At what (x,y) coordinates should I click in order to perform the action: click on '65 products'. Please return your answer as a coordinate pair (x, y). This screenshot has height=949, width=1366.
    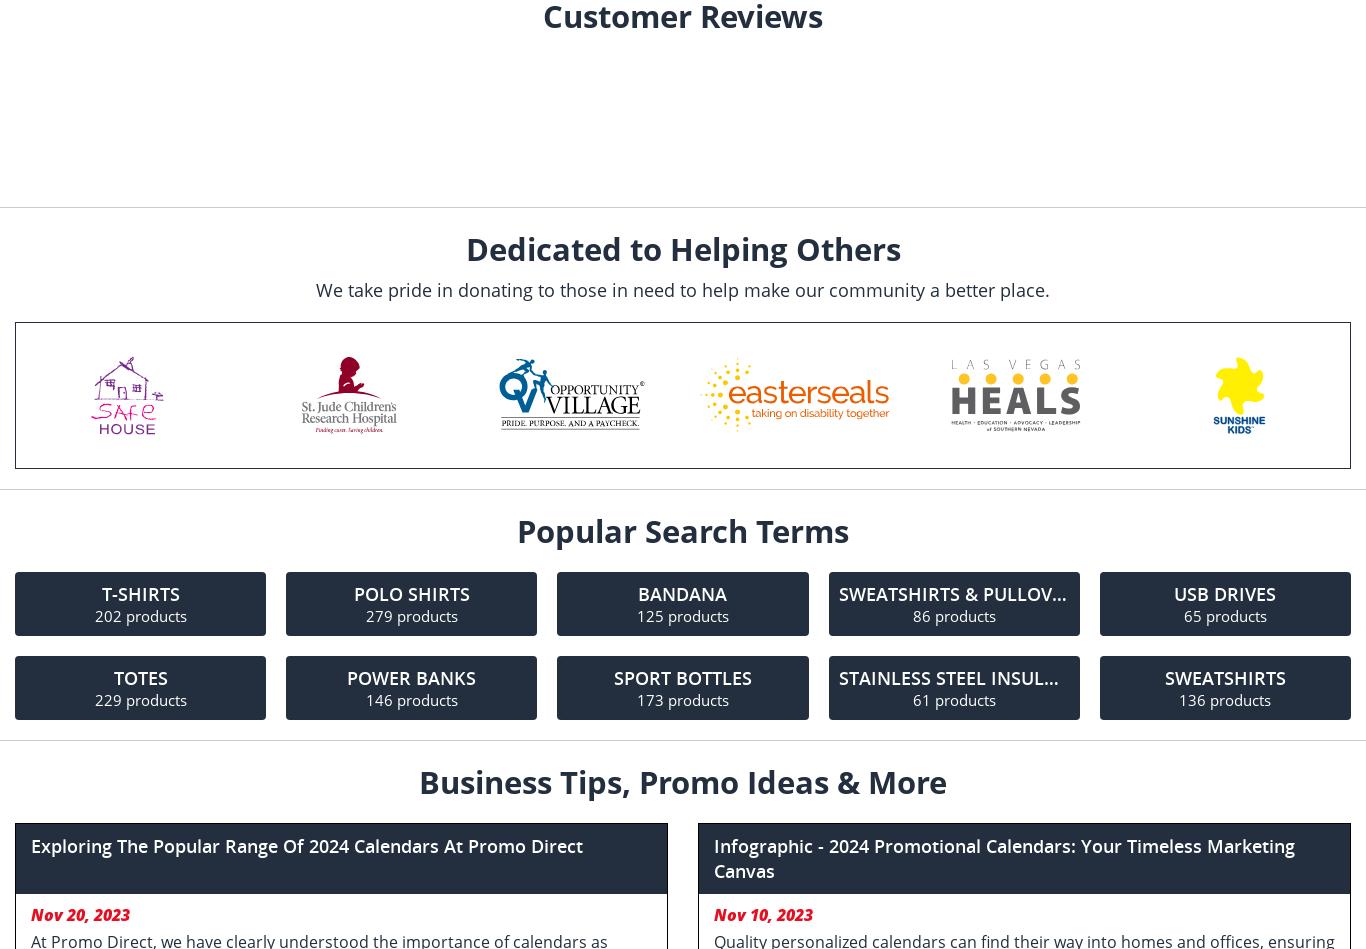
    Looking at the image, I should click on (1224, 614).